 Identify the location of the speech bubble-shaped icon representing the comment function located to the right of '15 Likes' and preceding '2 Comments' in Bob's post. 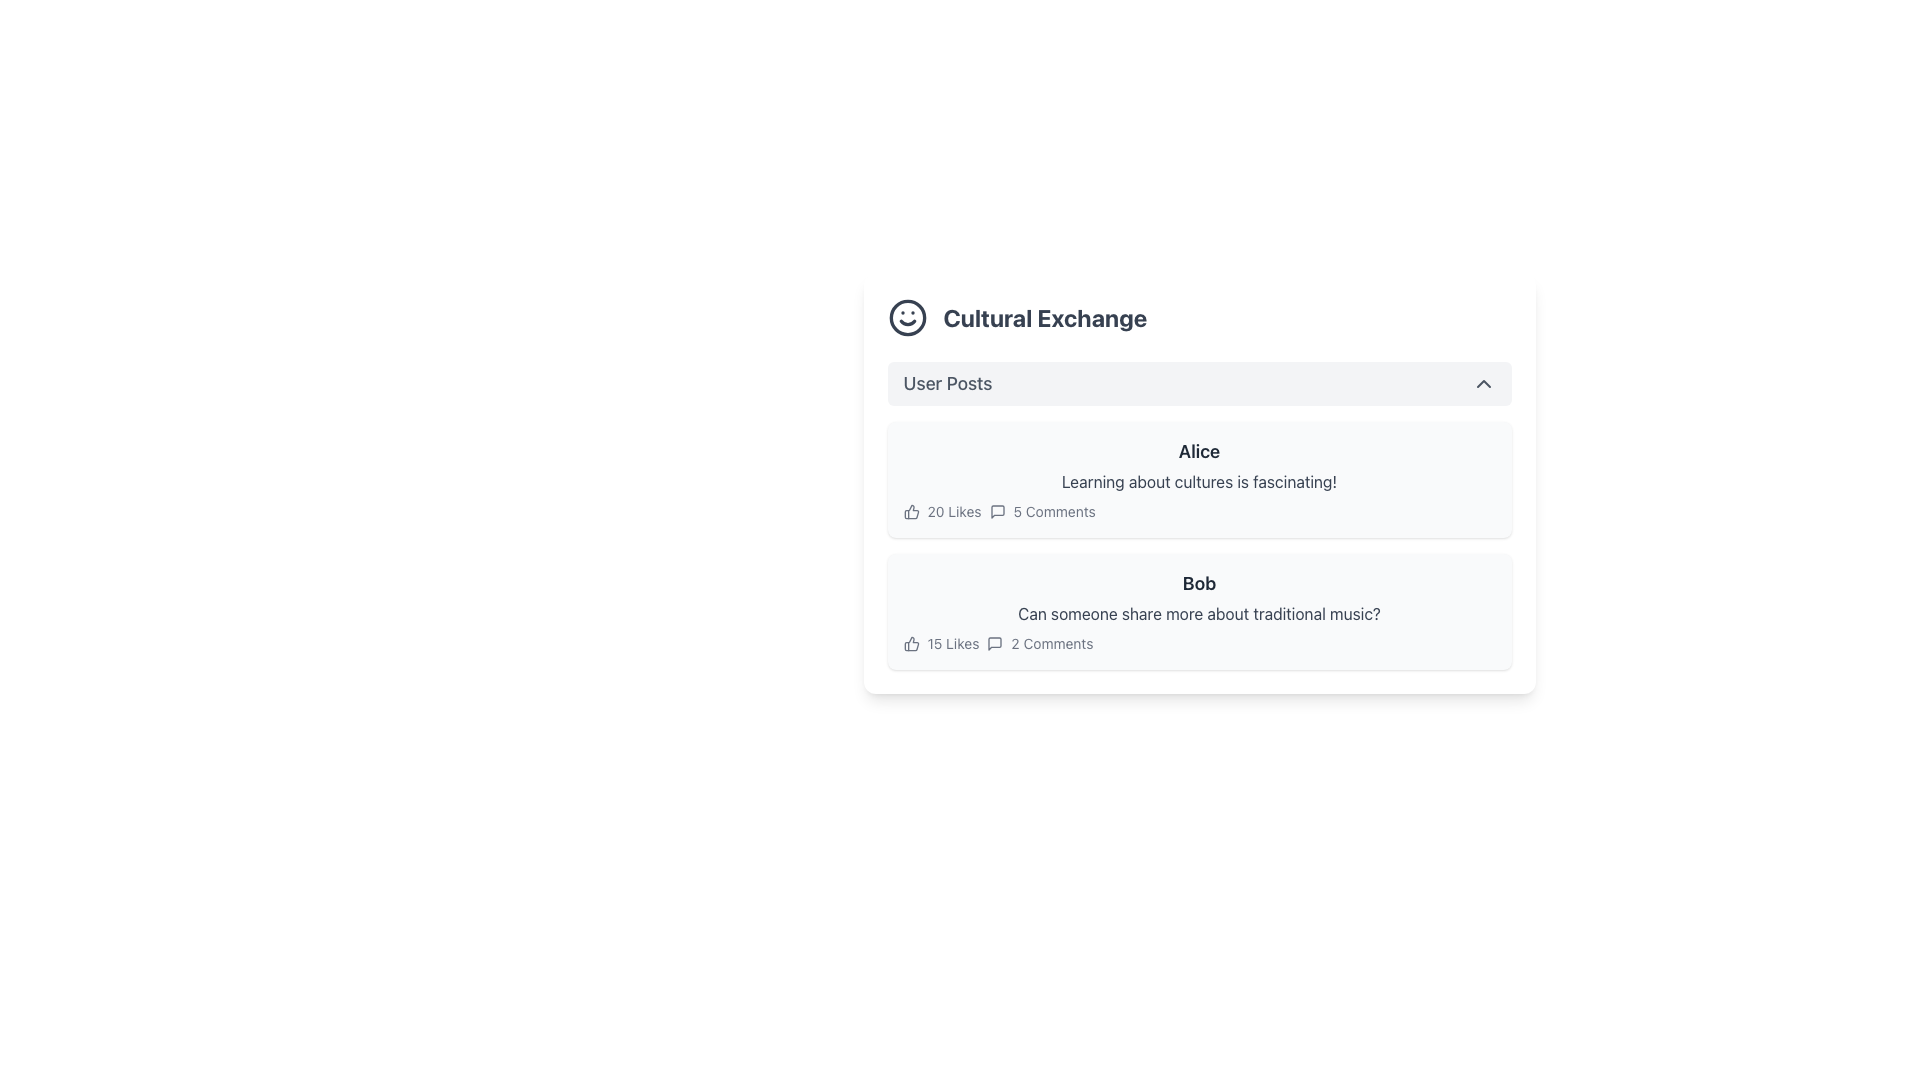
(995, 644).